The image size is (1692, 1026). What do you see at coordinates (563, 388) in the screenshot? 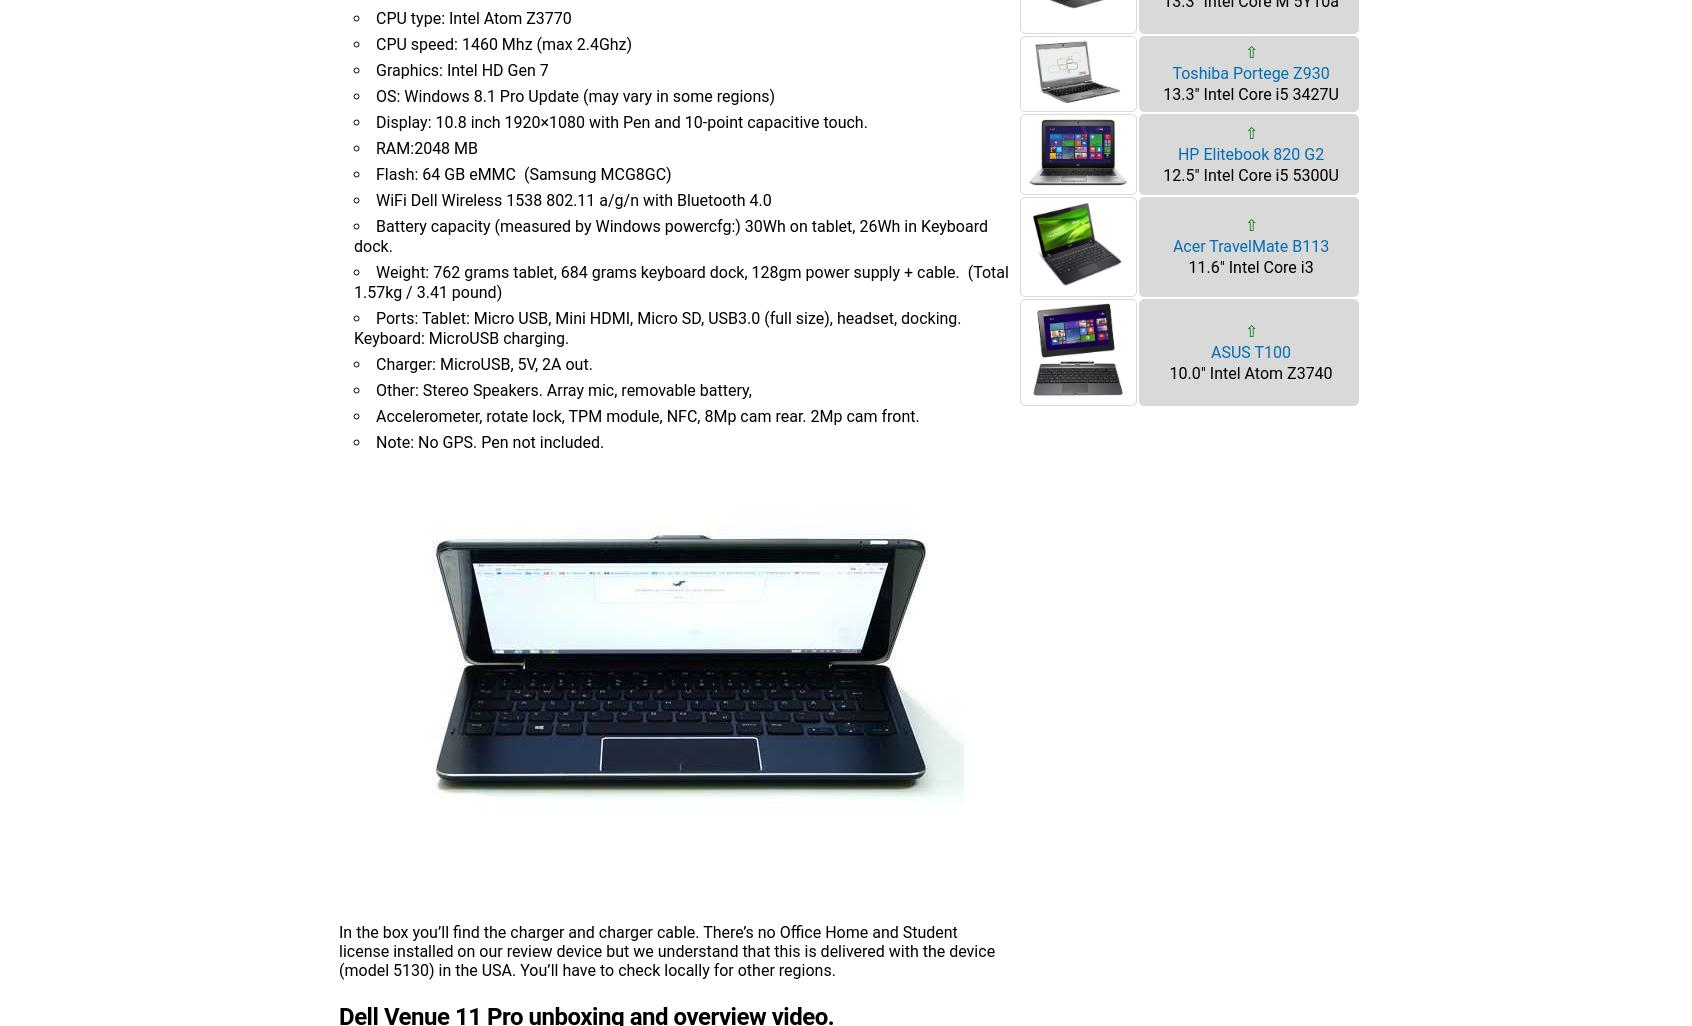
I see `'Other: Stereo Speakers. Array mic, removable battery,'` at bounding box center [563, 388].